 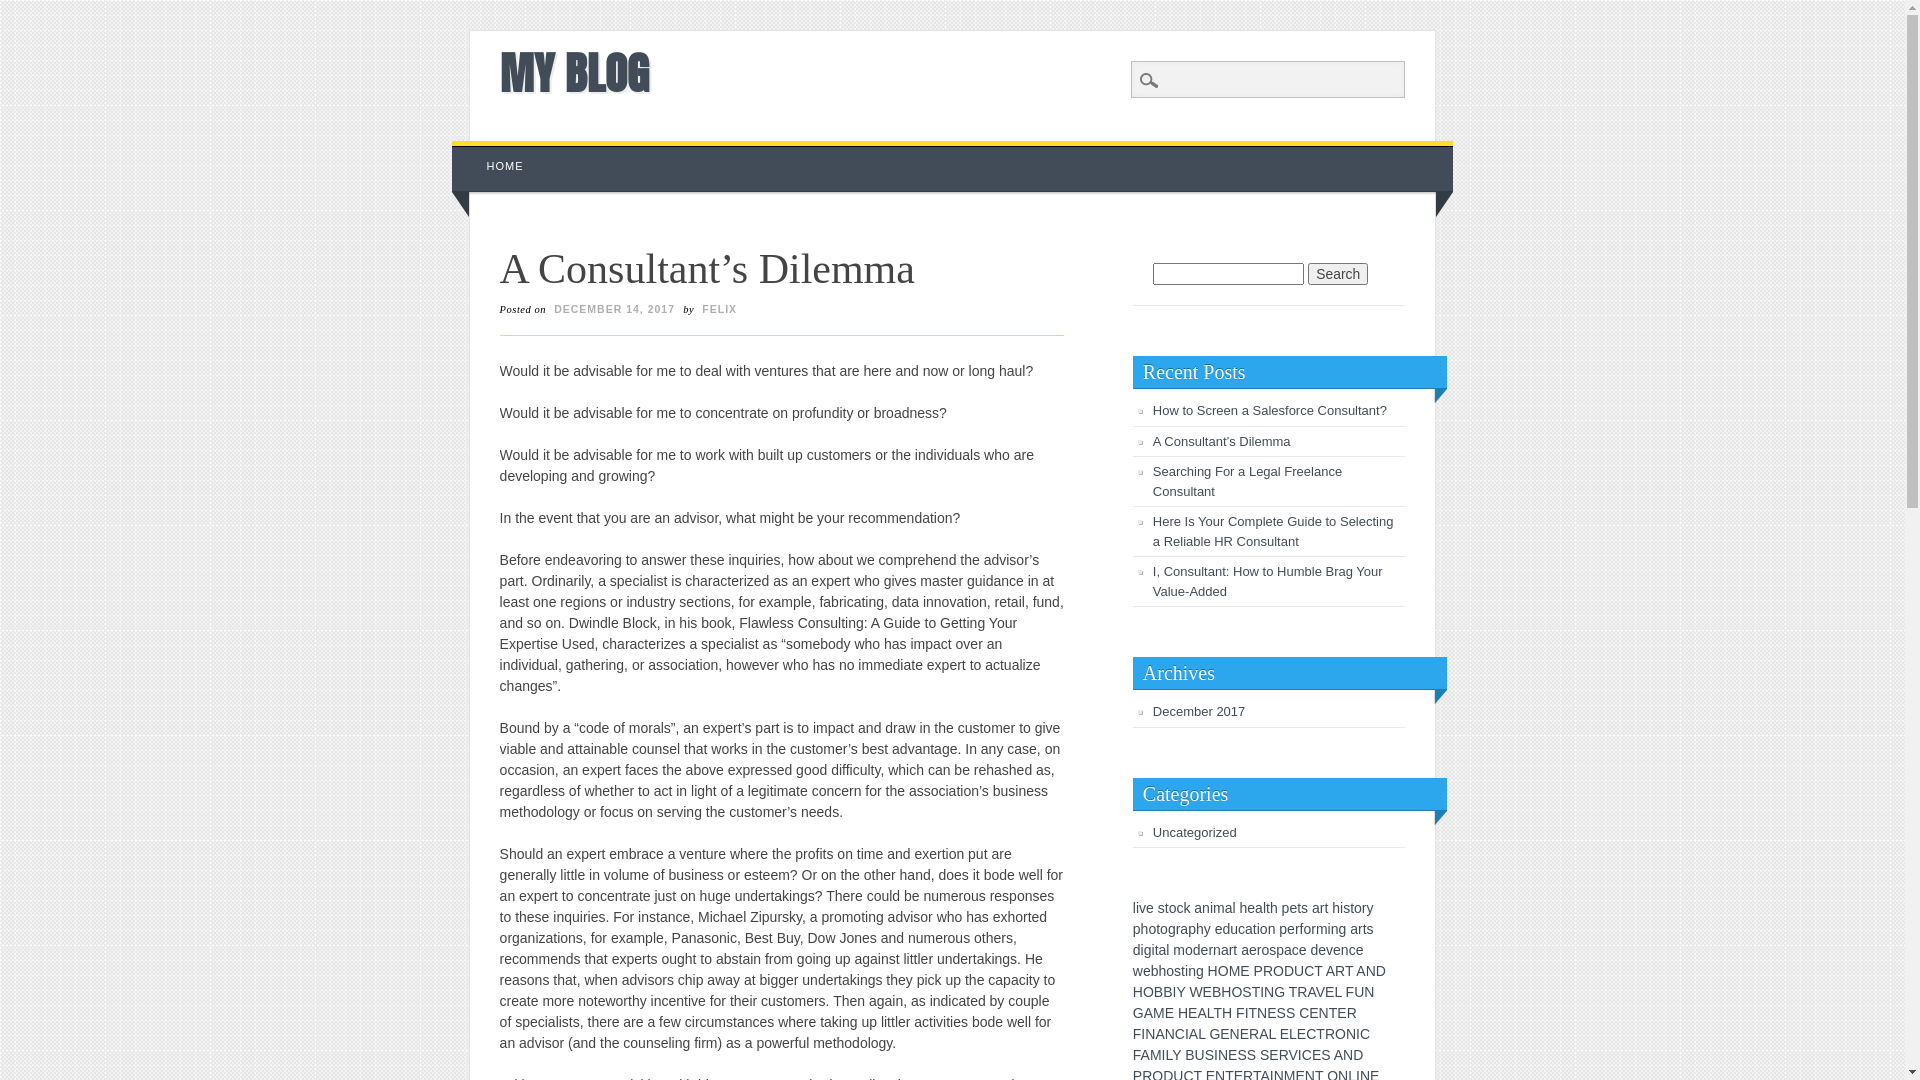 I want to click on 'h', so click(x=1242, y=907).